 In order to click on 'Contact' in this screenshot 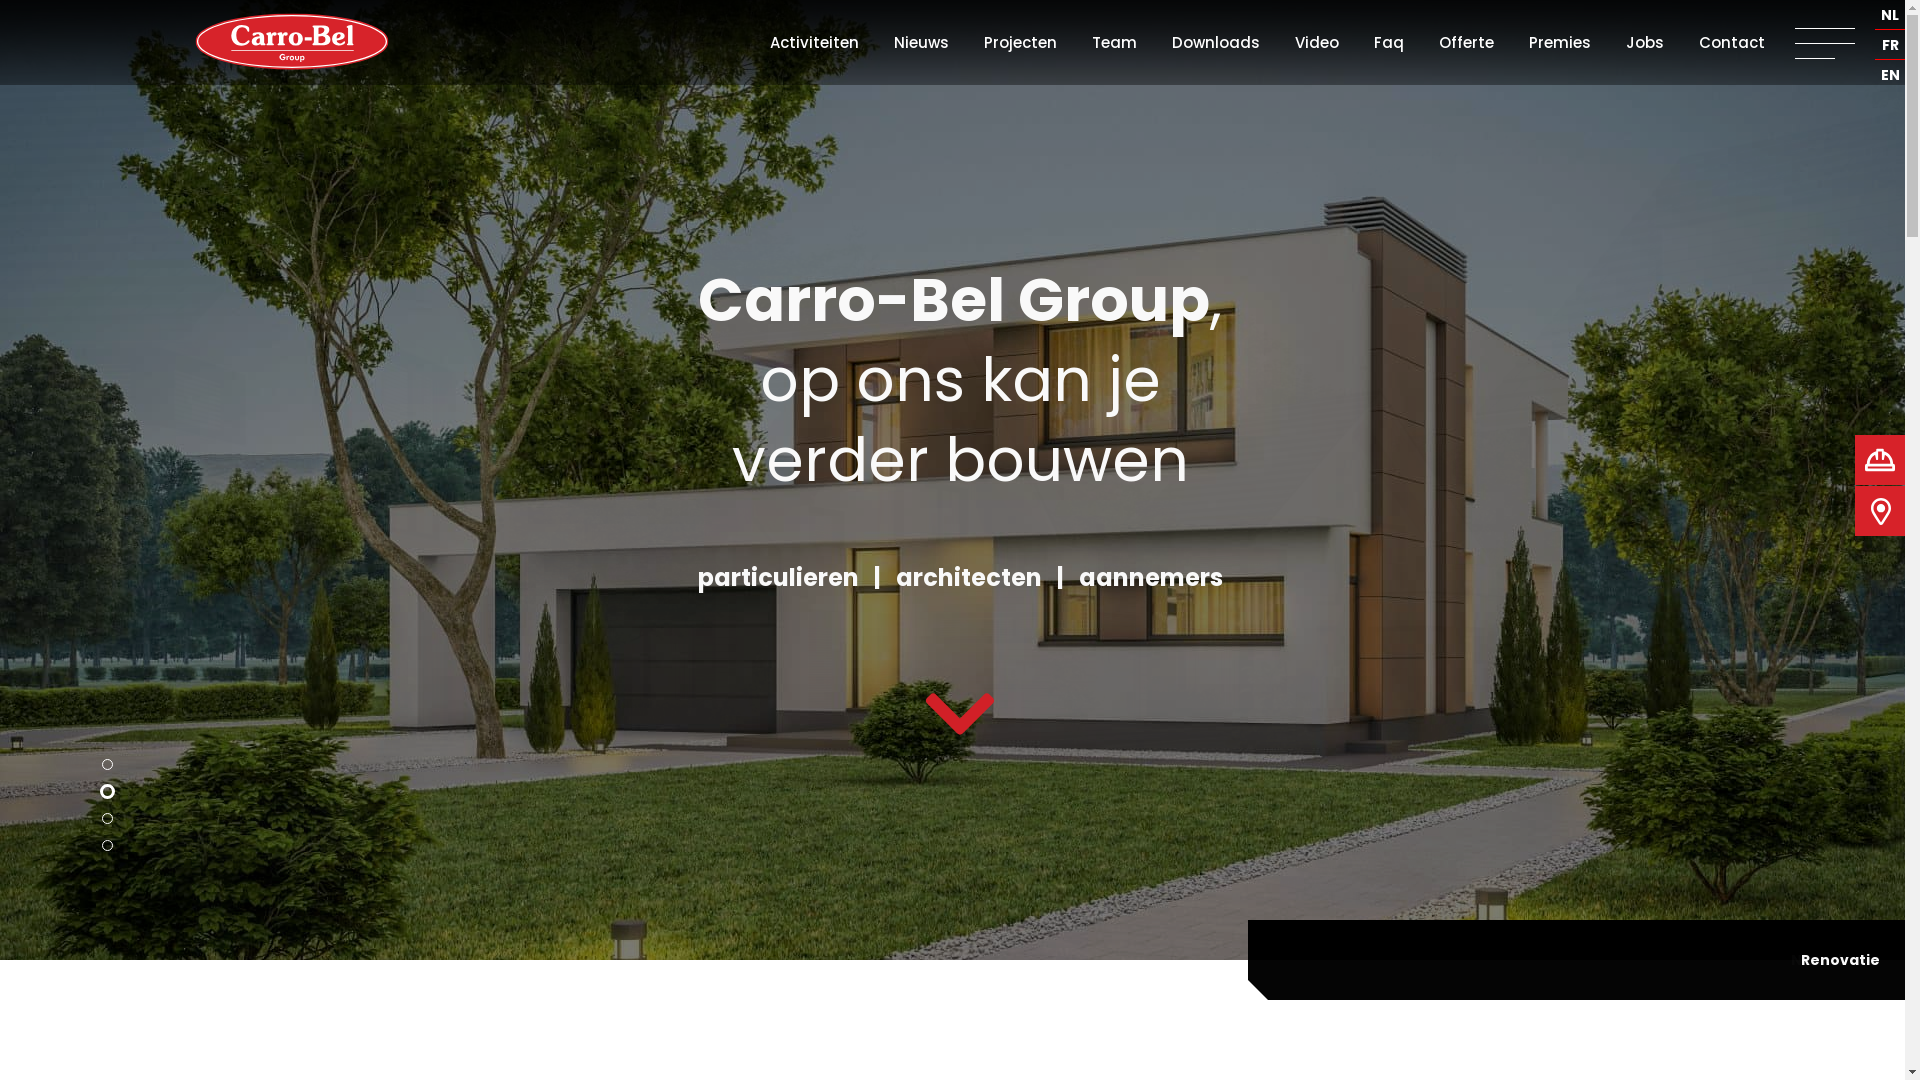, I will do `click(1698, 42)`.